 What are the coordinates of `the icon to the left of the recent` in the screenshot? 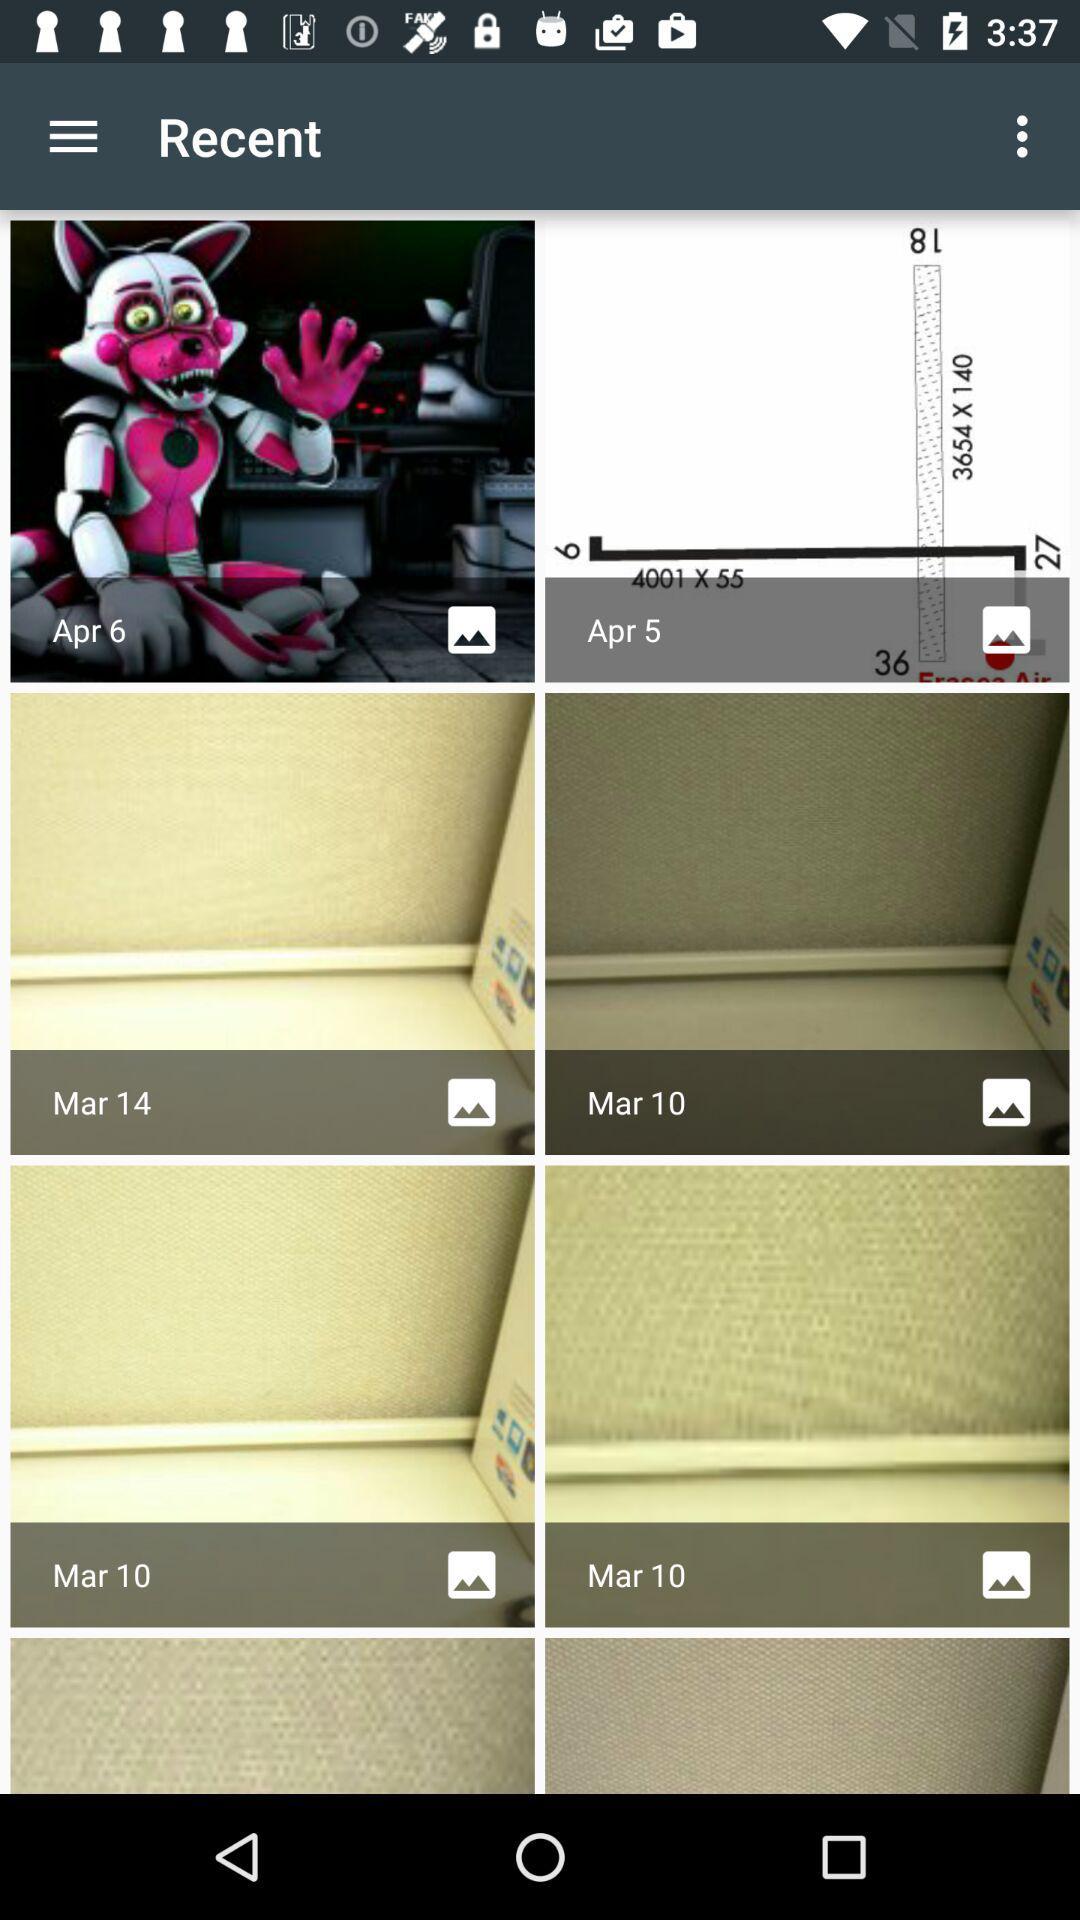 It's located at (72, 135).